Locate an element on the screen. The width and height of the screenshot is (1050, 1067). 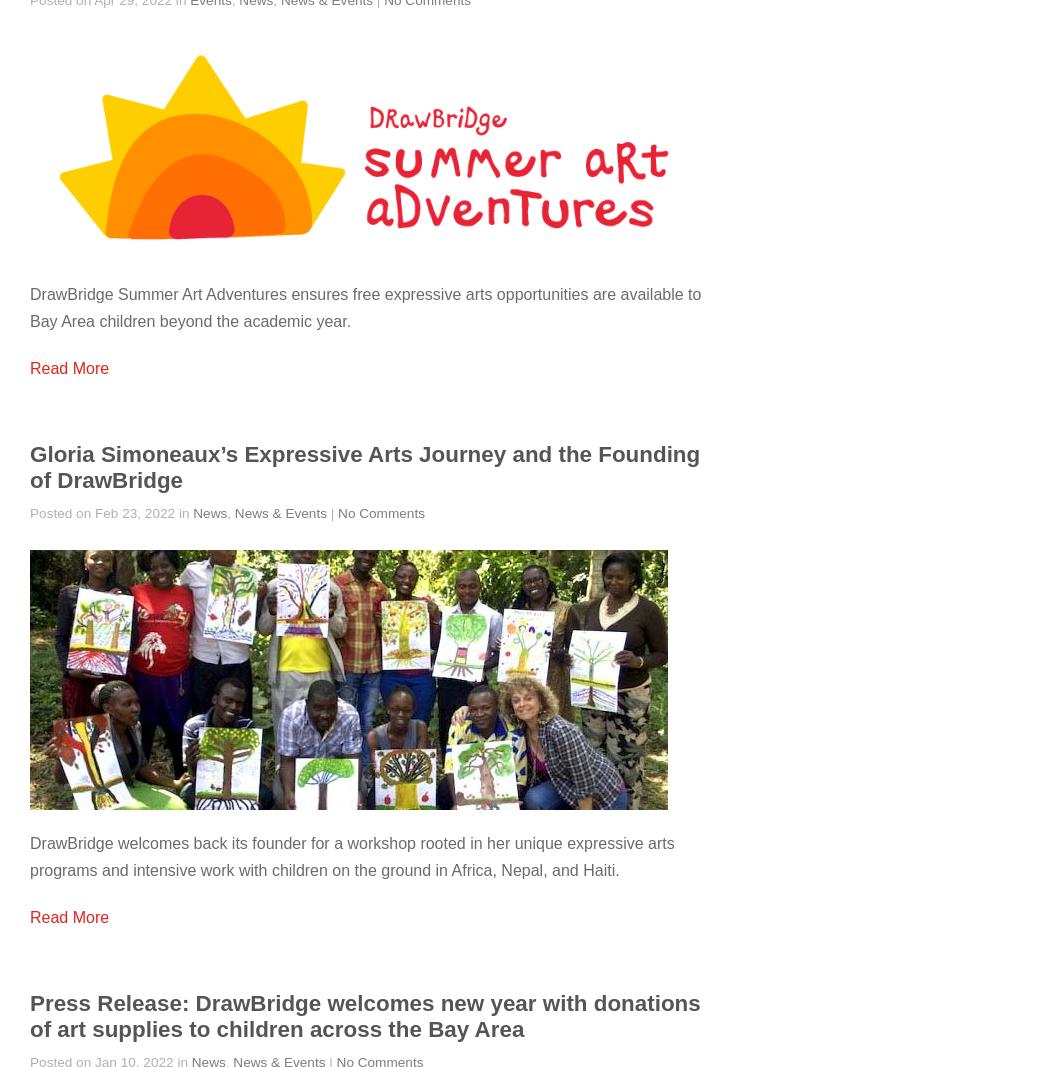
'|' is located at coordinates (332, 512).